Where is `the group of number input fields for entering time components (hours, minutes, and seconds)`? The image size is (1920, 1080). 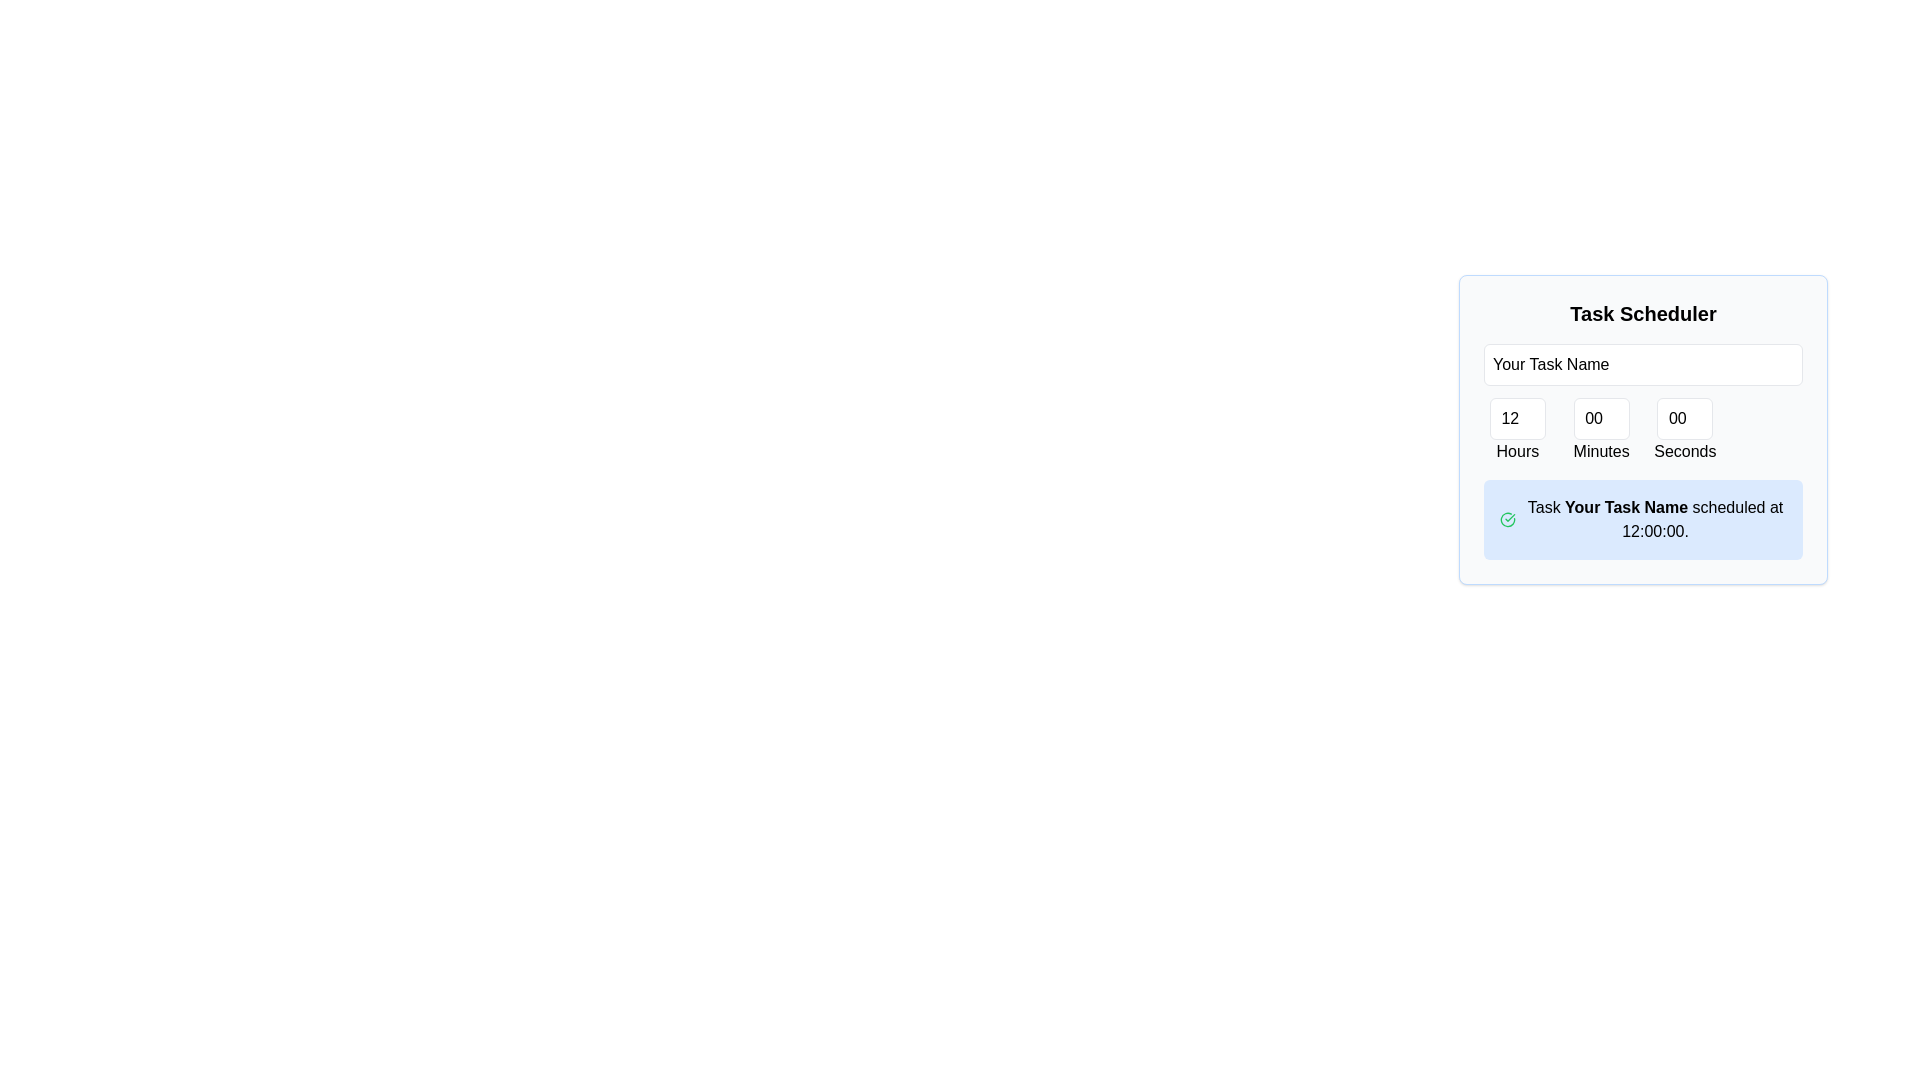
the group of number input fields for entering time components (hours, minutes, and seconds) is located at coordinates (1643, 430).